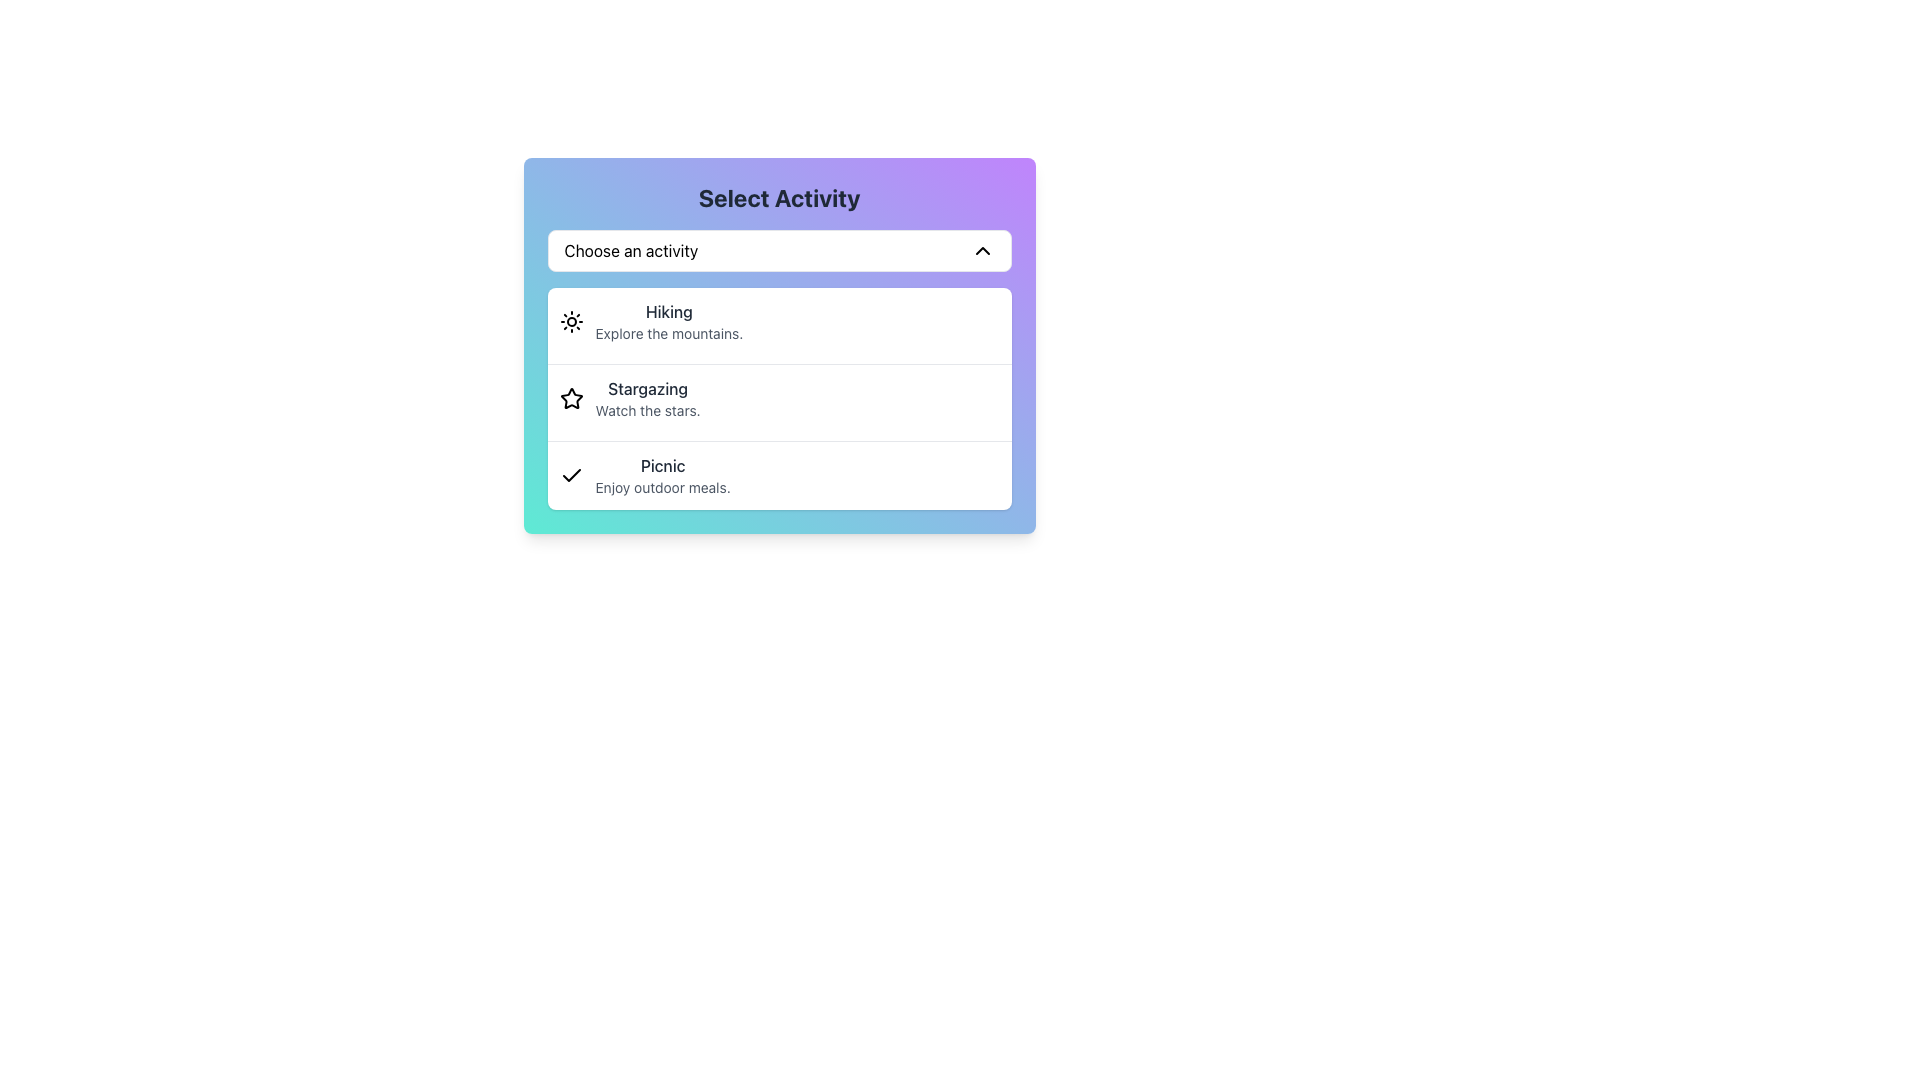  Describe the element at coordinates (570, 320) in the screenshot. I see `the decorative hiking icon located in the top-most item of the 'Select Activity' modal dialog box, positioned to the left of the title text 'Hiking'` at that location.